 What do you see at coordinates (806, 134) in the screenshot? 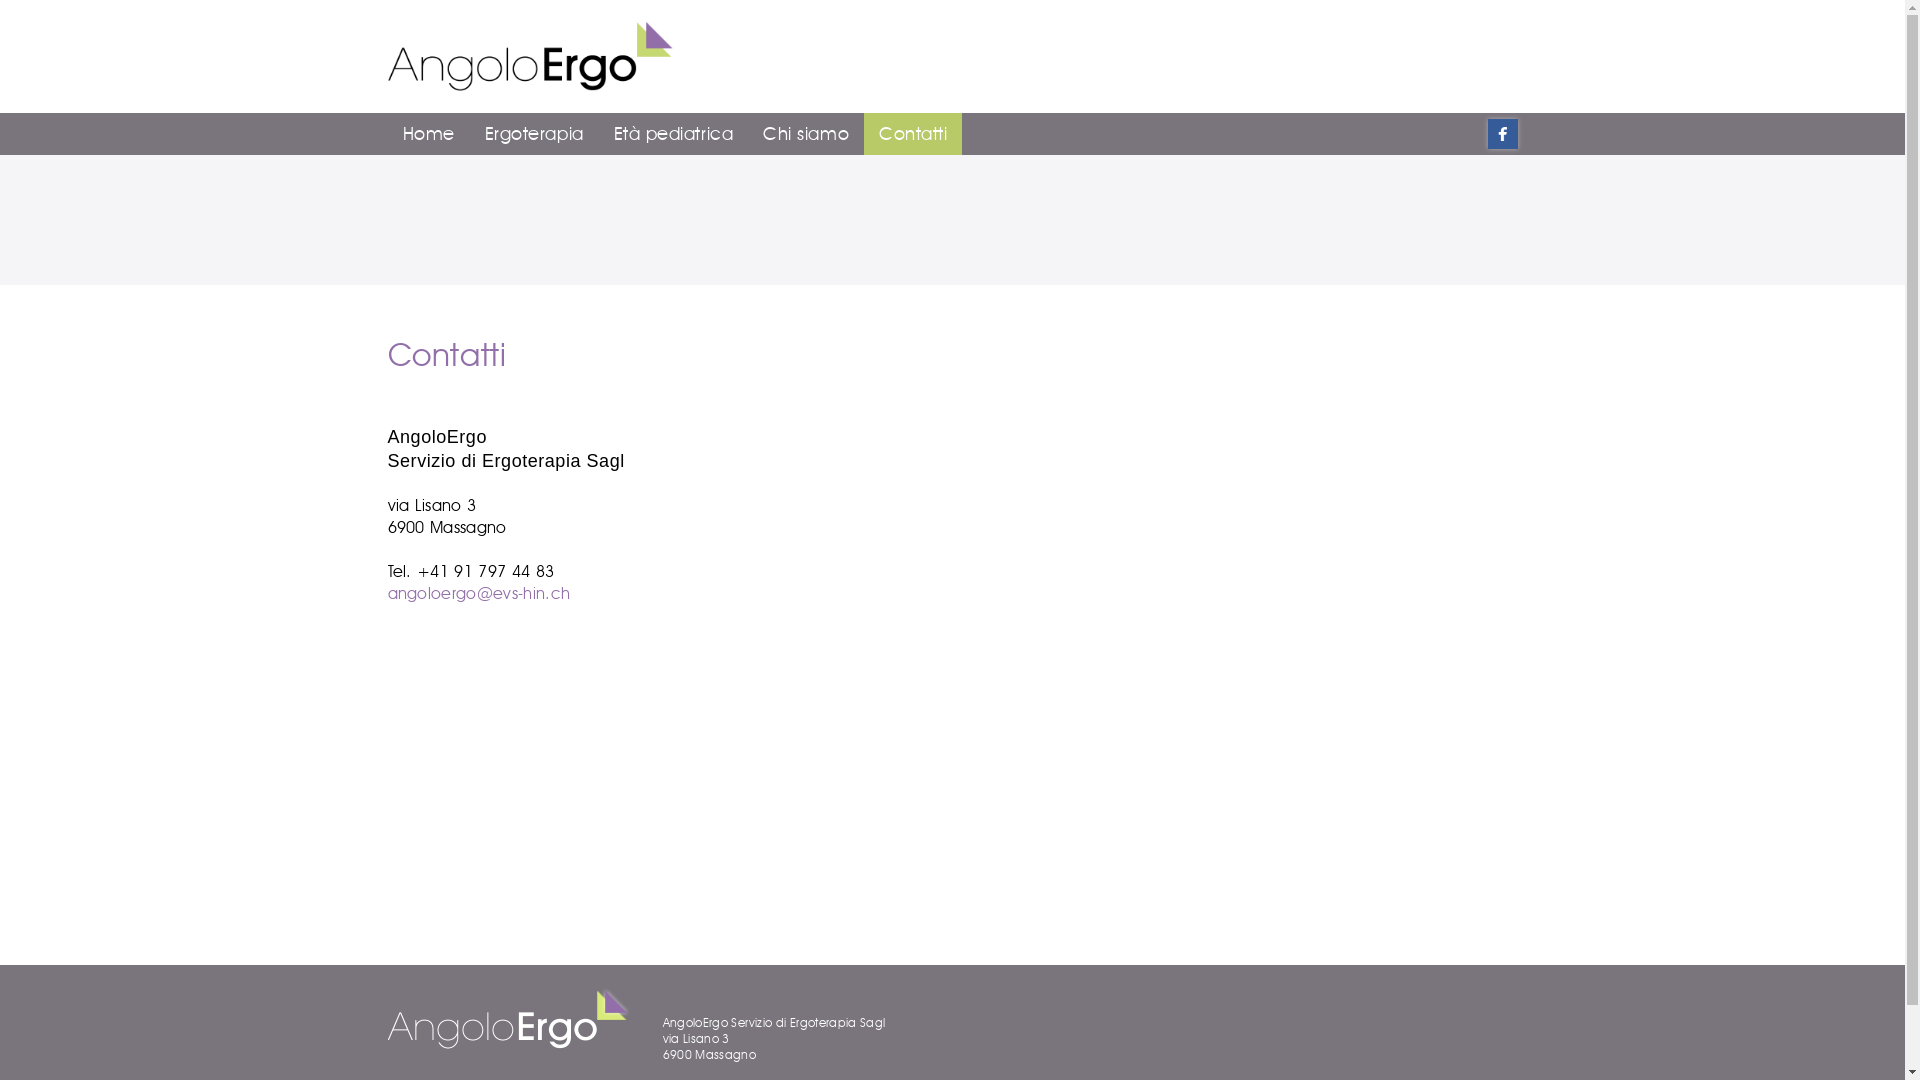
I see `'Chi siamo'` at bounding box center [806, 134].